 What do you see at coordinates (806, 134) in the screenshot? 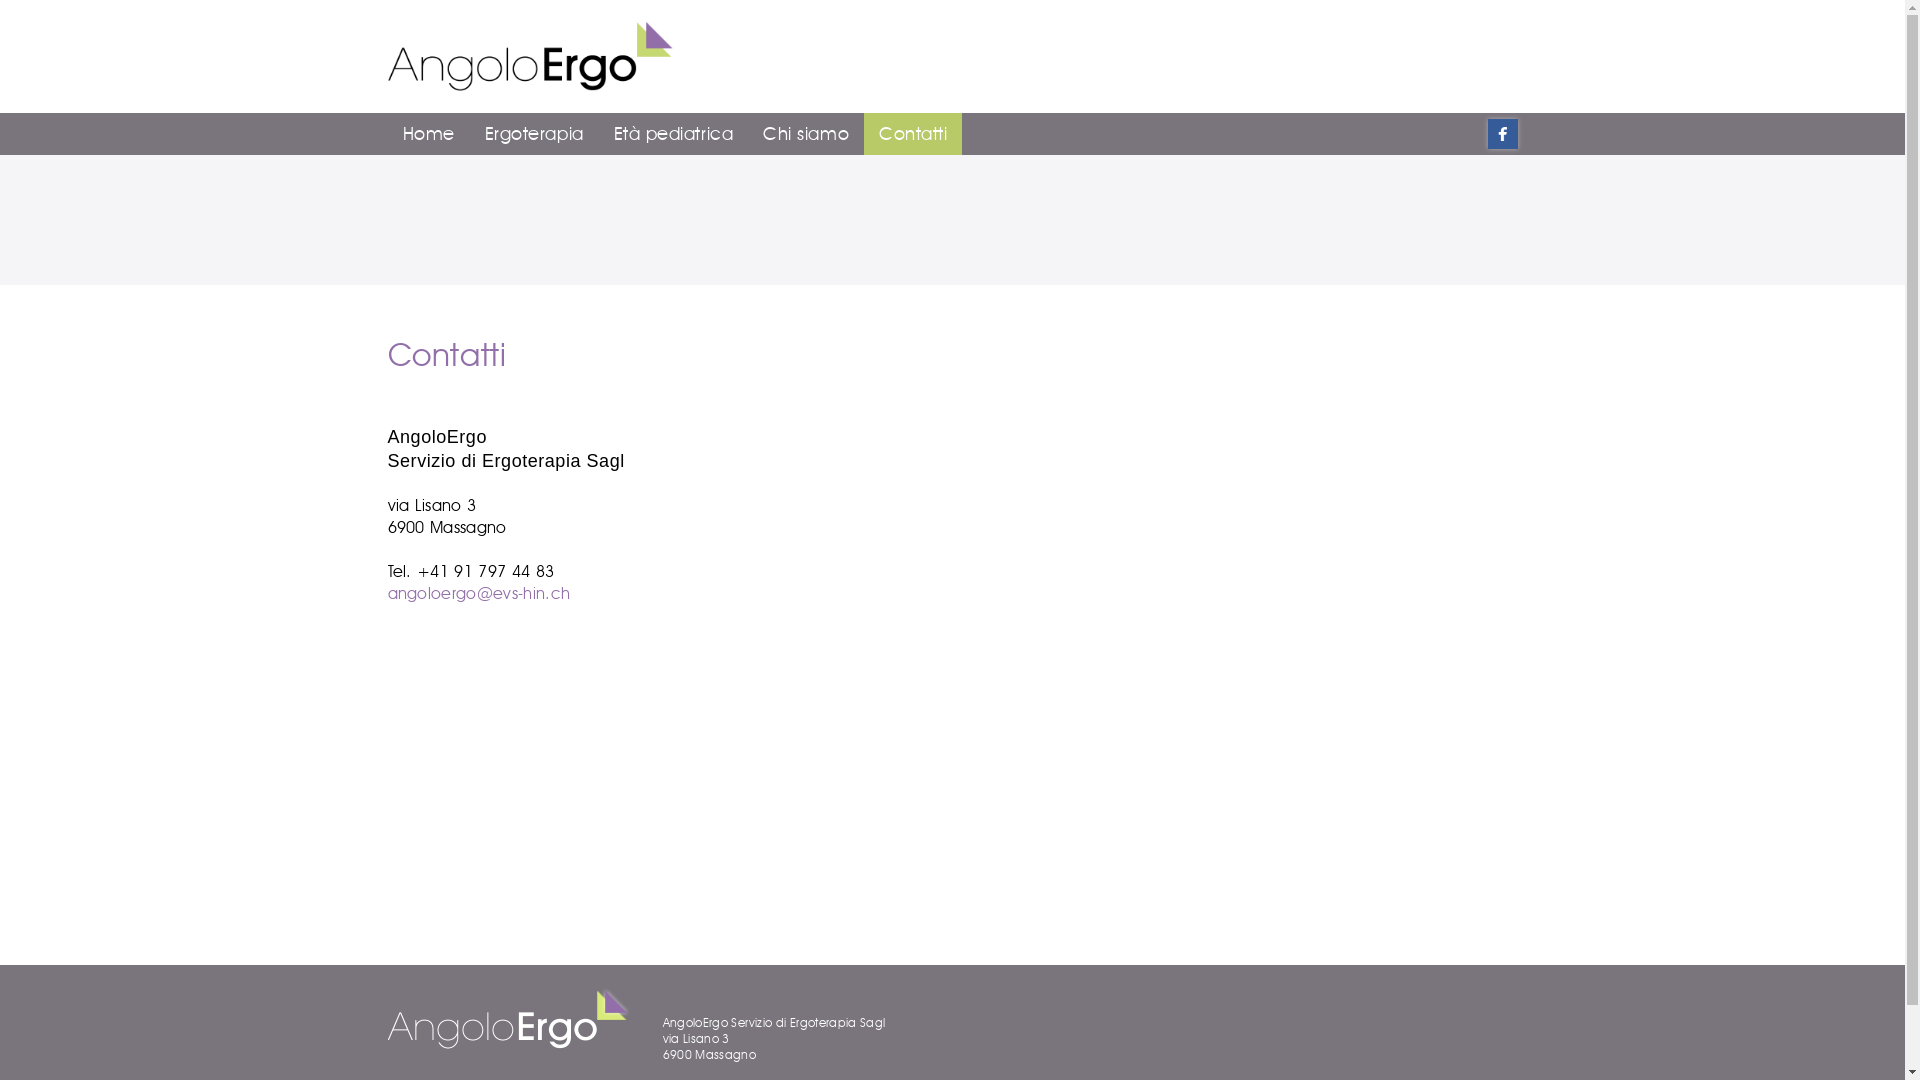
I see `'Chi siamo'` at bounding box center [806, 134].